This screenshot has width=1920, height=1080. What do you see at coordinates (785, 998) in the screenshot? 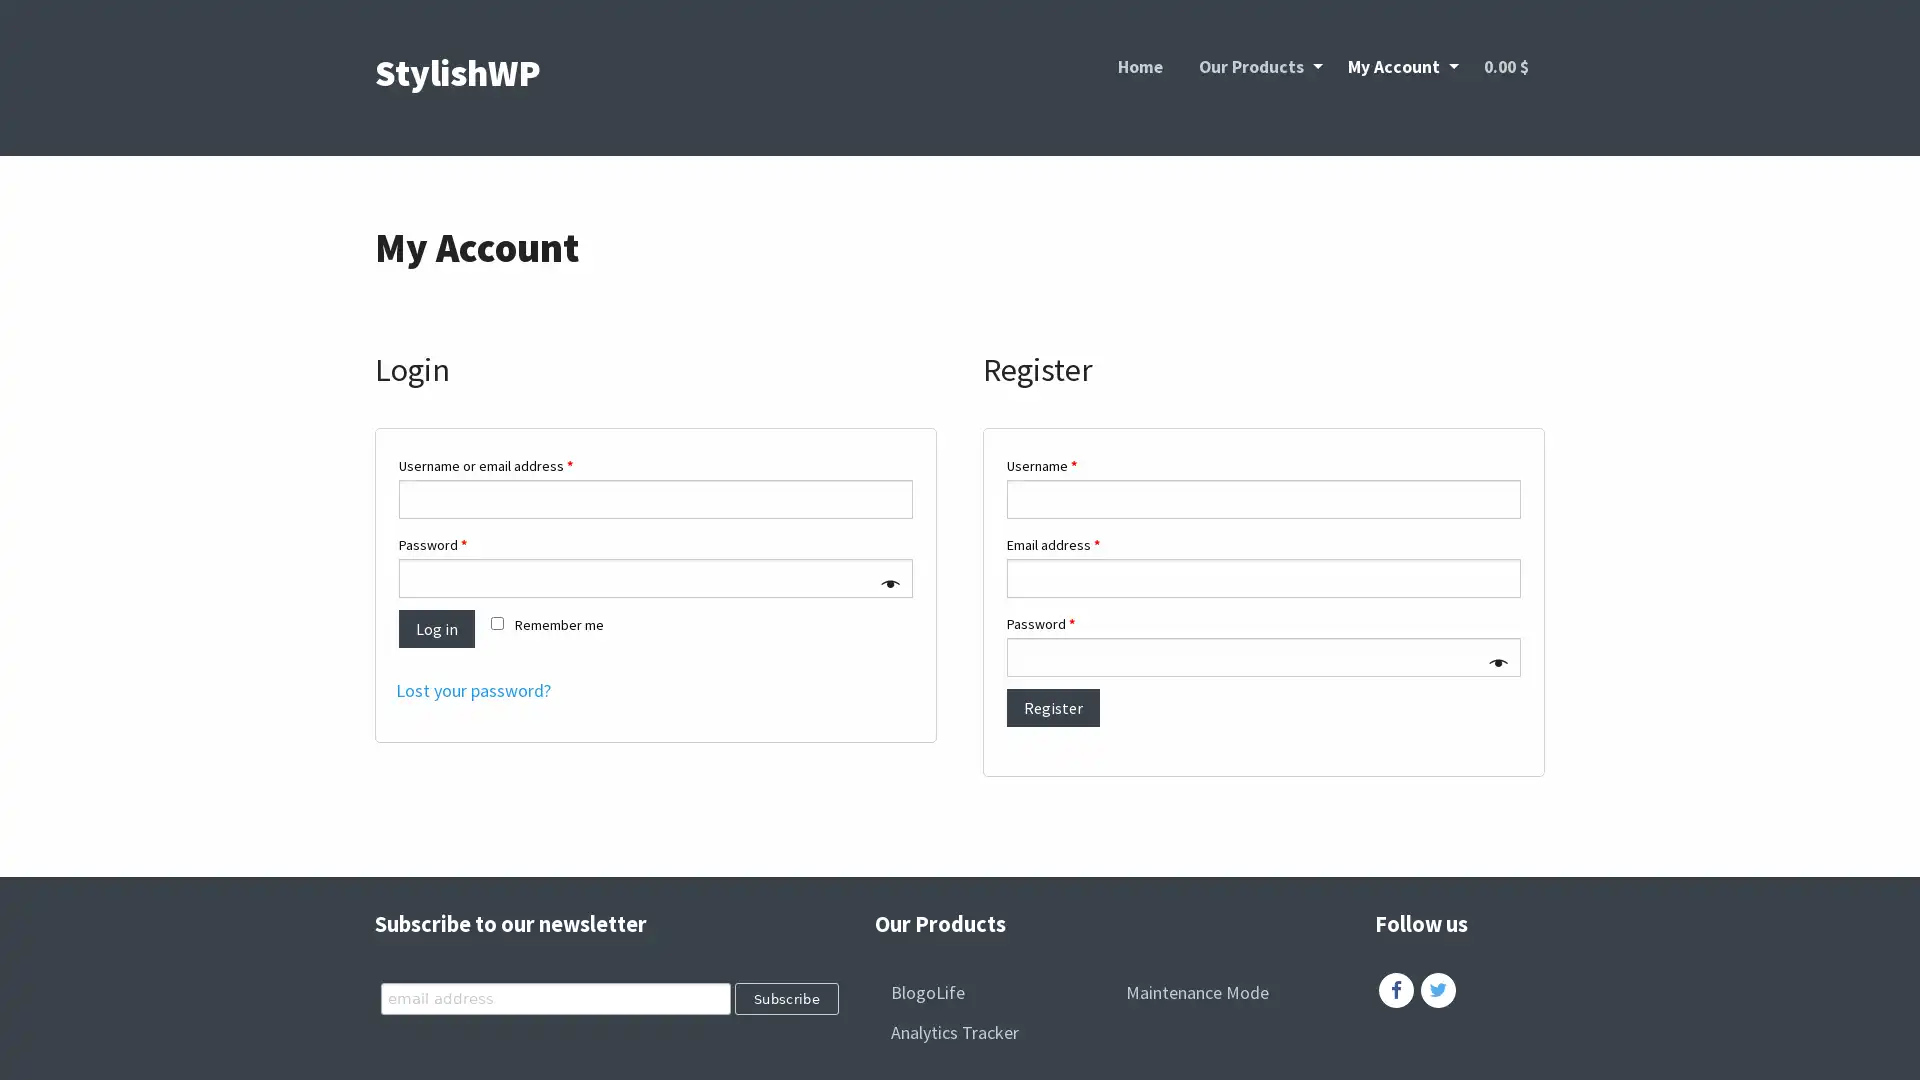
I see `Subscribe` at bounding box center [785, 998].